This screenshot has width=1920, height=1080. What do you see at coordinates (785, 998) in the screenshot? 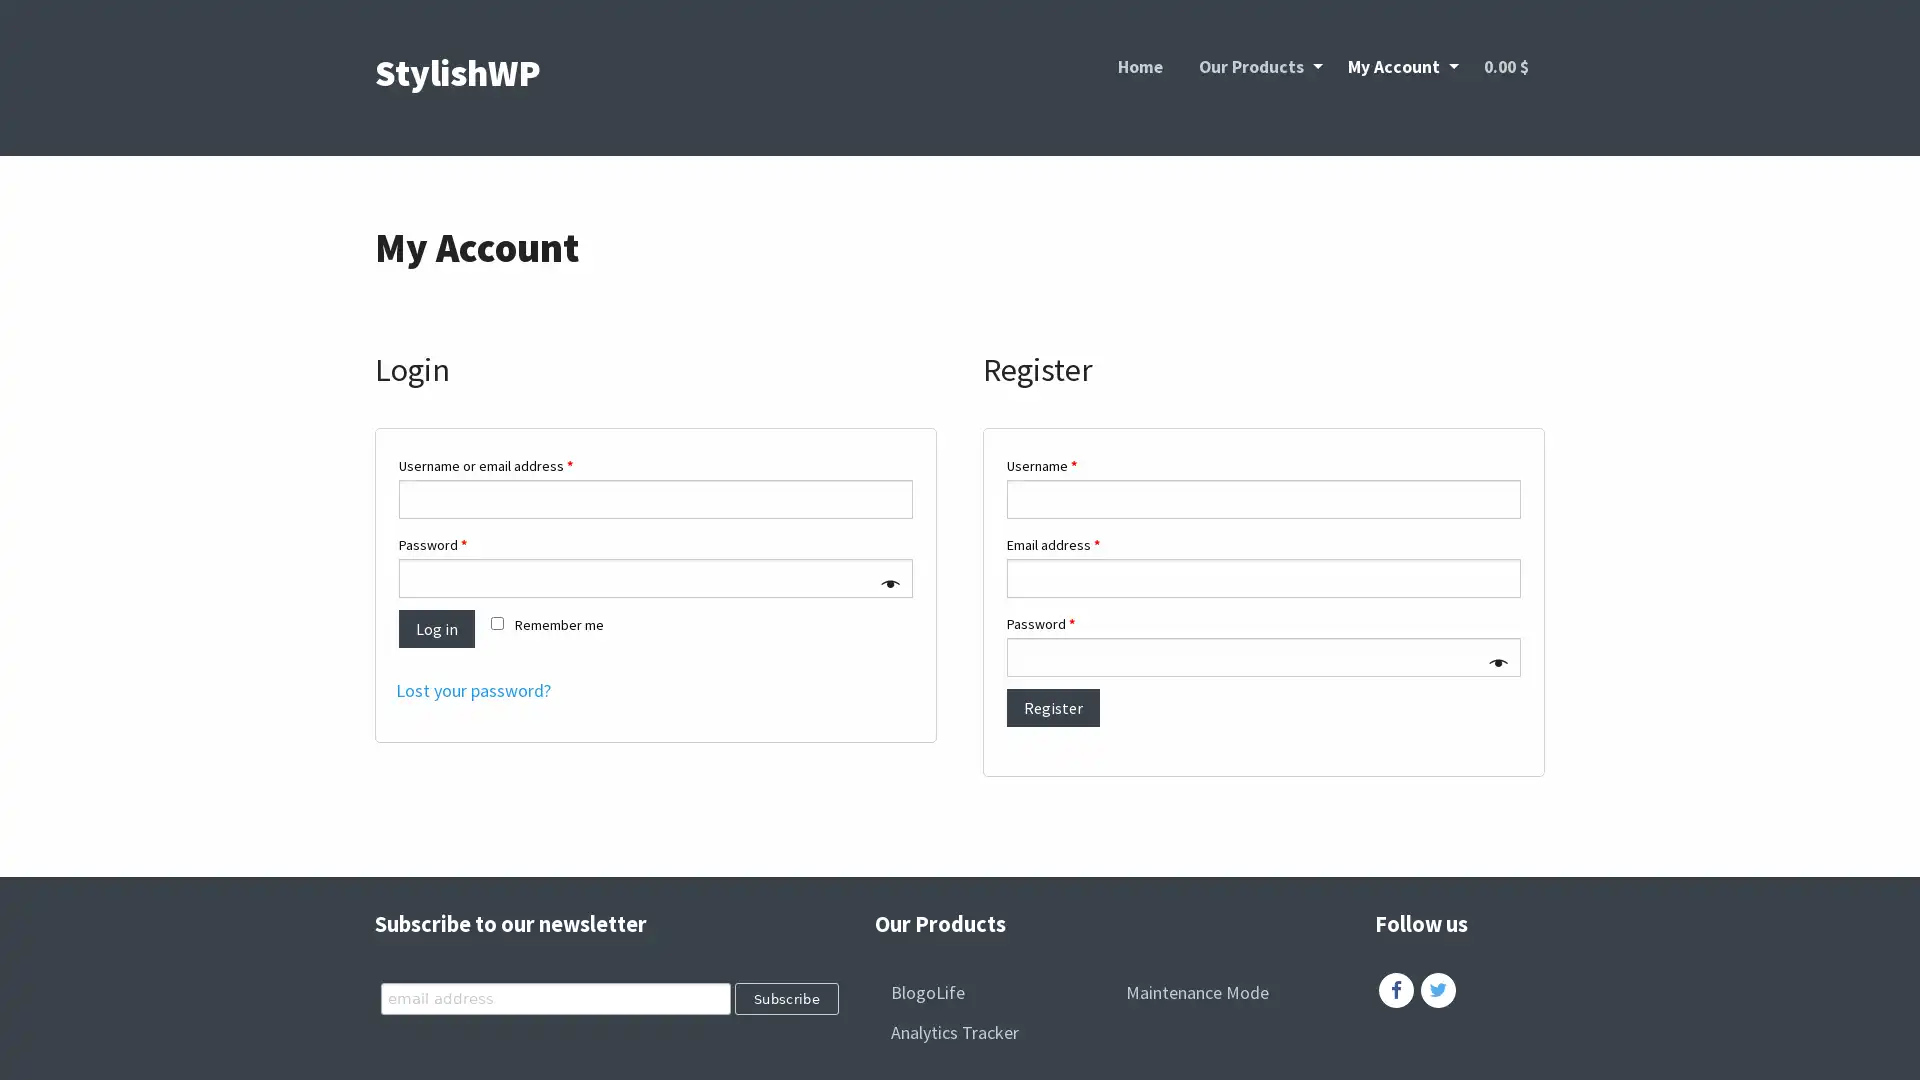
I see `Subscribe` at bounding box center [785, 998].